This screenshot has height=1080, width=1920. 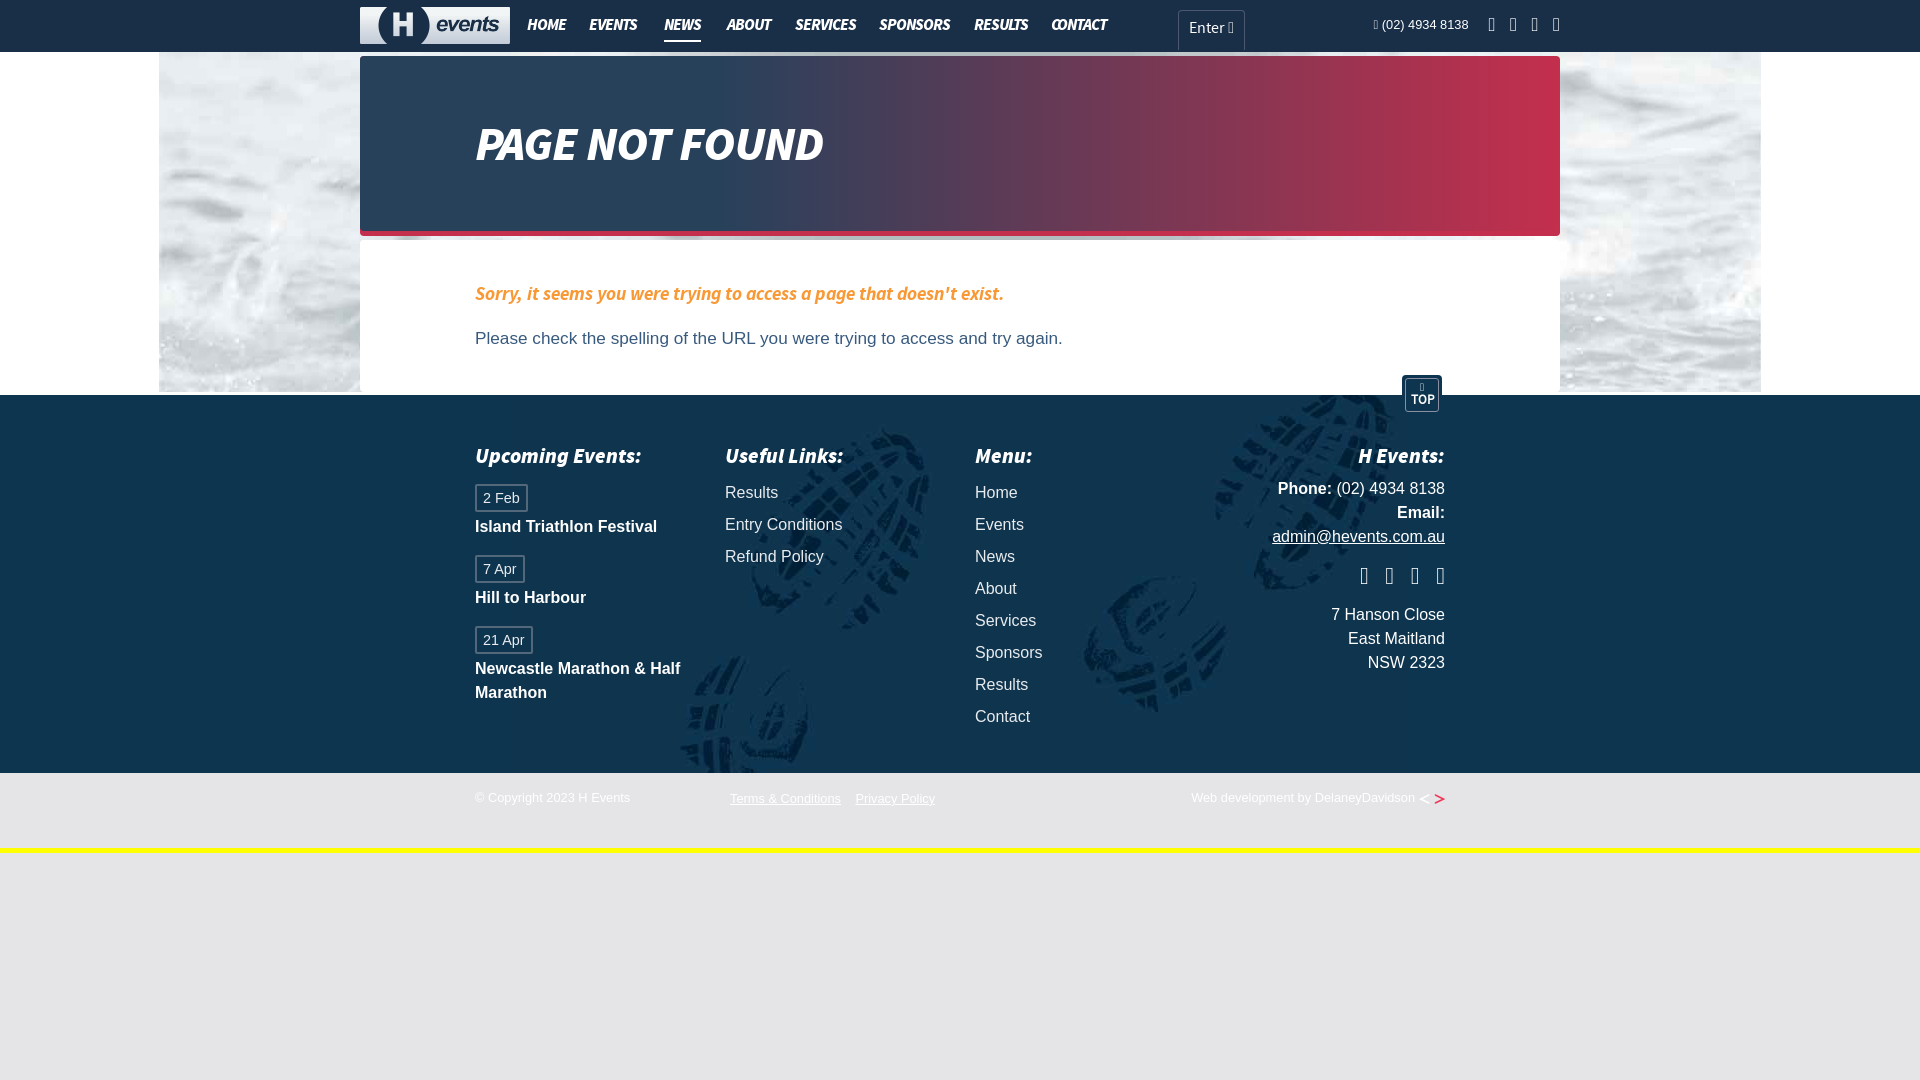 What do you see at coordinates (1420, 394) in the screenshot?
I see `'TOP'` at bounding box center [1420, 394].